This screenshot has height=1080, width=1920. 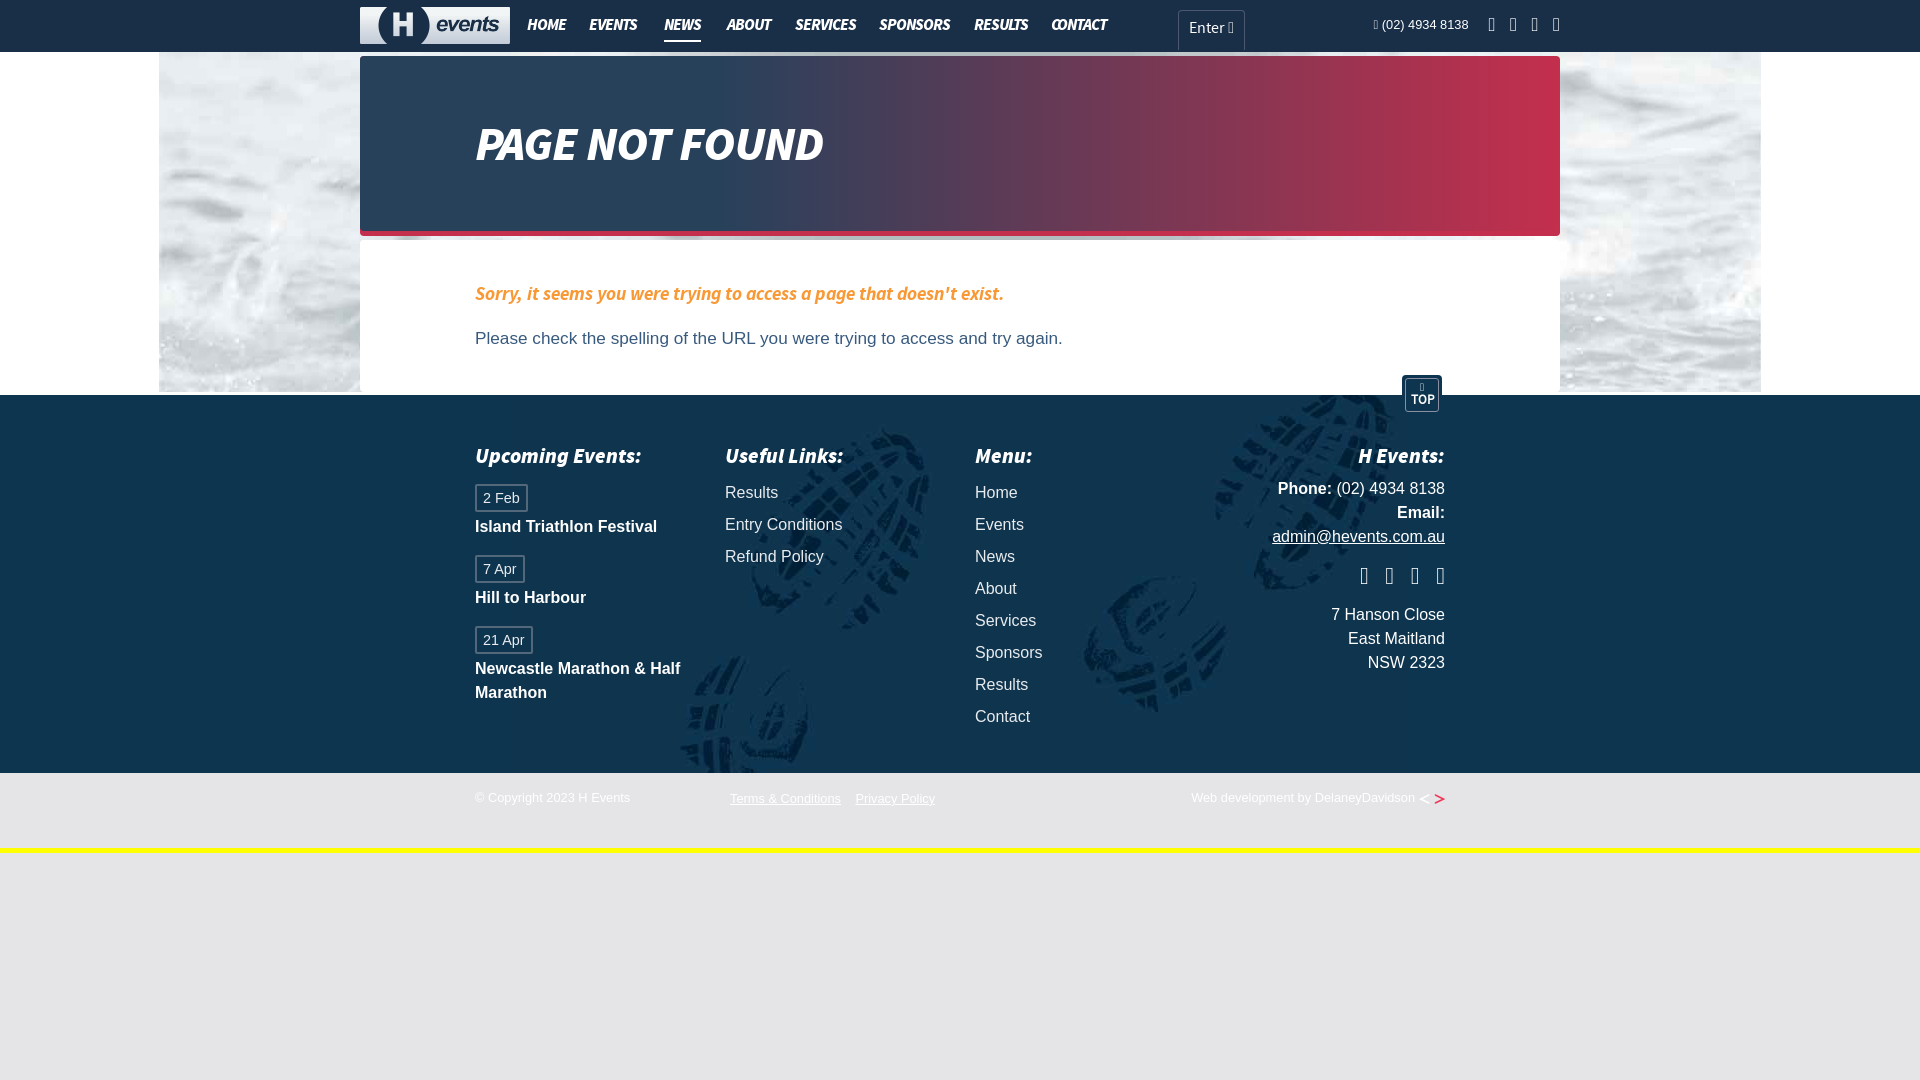 What do you see at coordinates (1420, 394) in the screenshot?
I see `'TOP'` at bounding box center [1420, 394].